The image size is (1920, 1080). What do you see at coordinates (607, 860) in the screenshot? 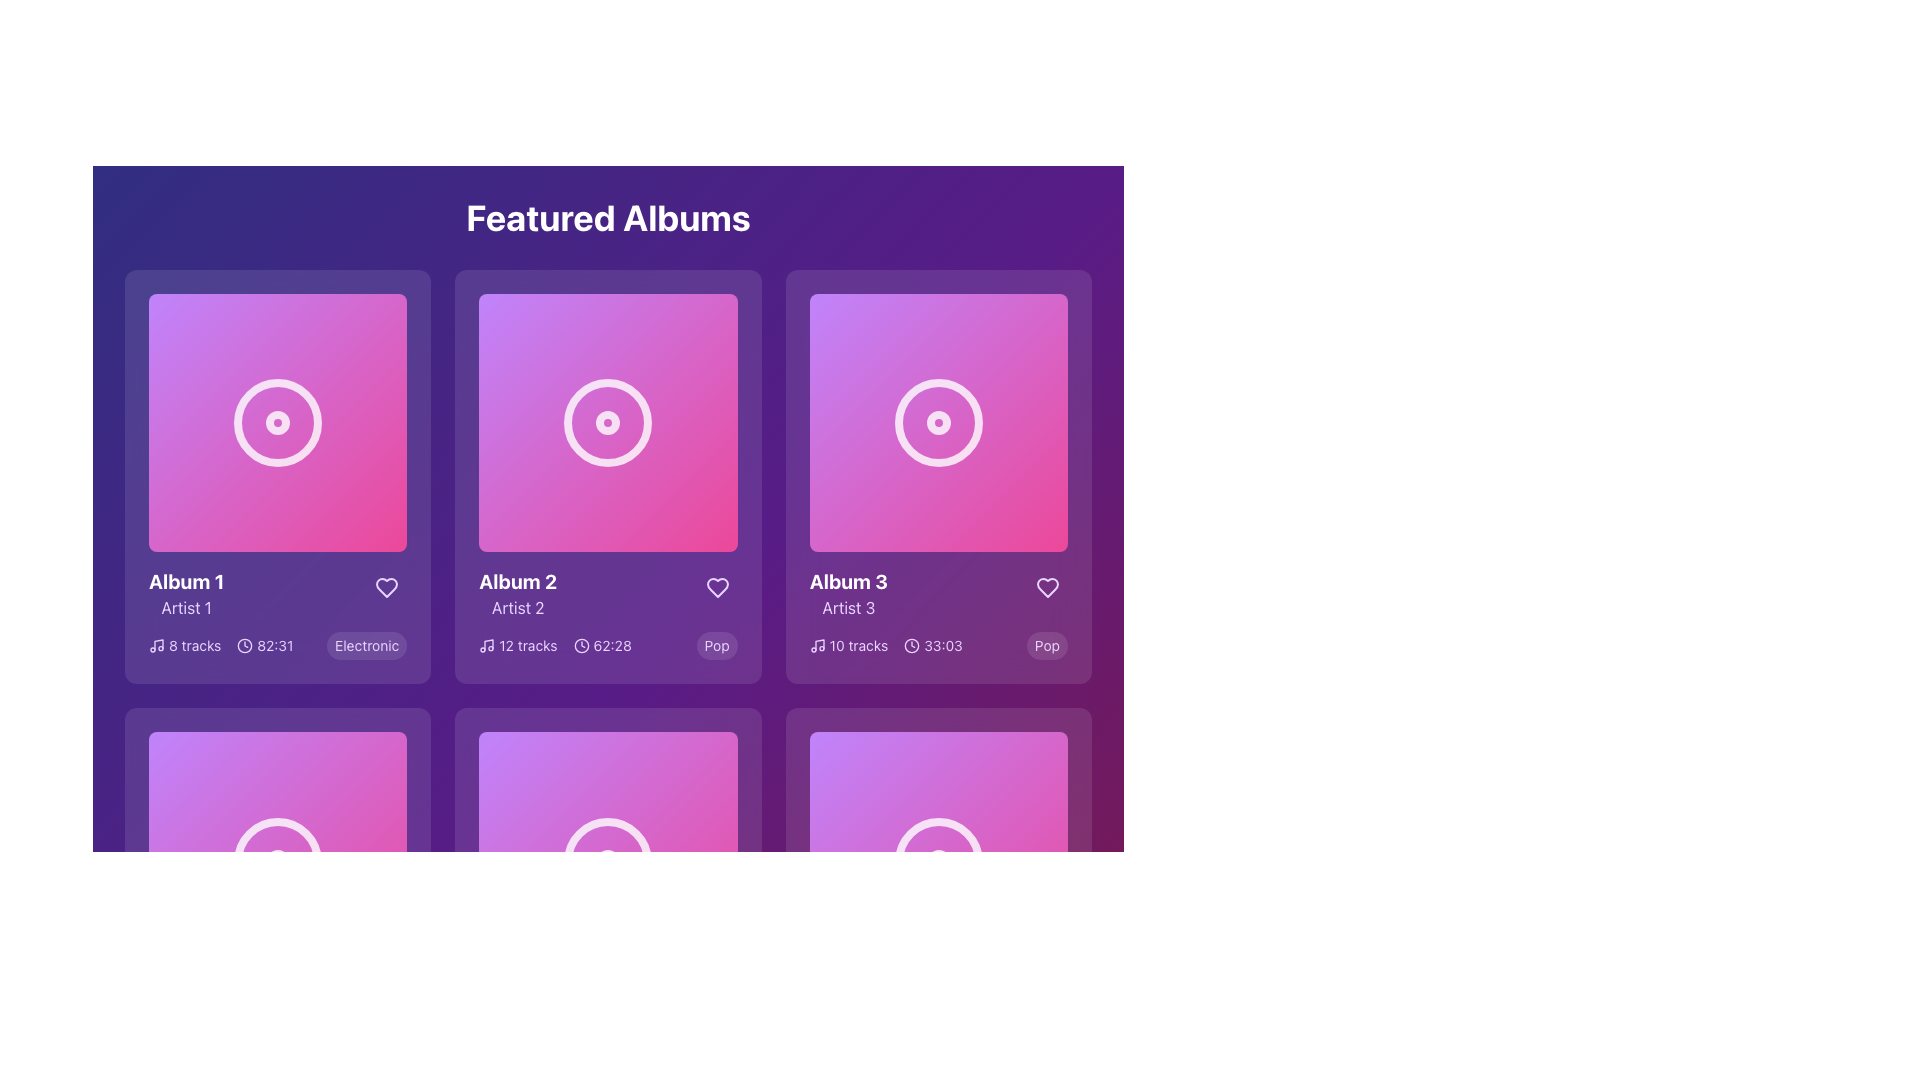
I see `the smaller SVG circle element within the disc icon of Album 2, which is the second card in the first row of the card layout` at bounding box center [607, 860].